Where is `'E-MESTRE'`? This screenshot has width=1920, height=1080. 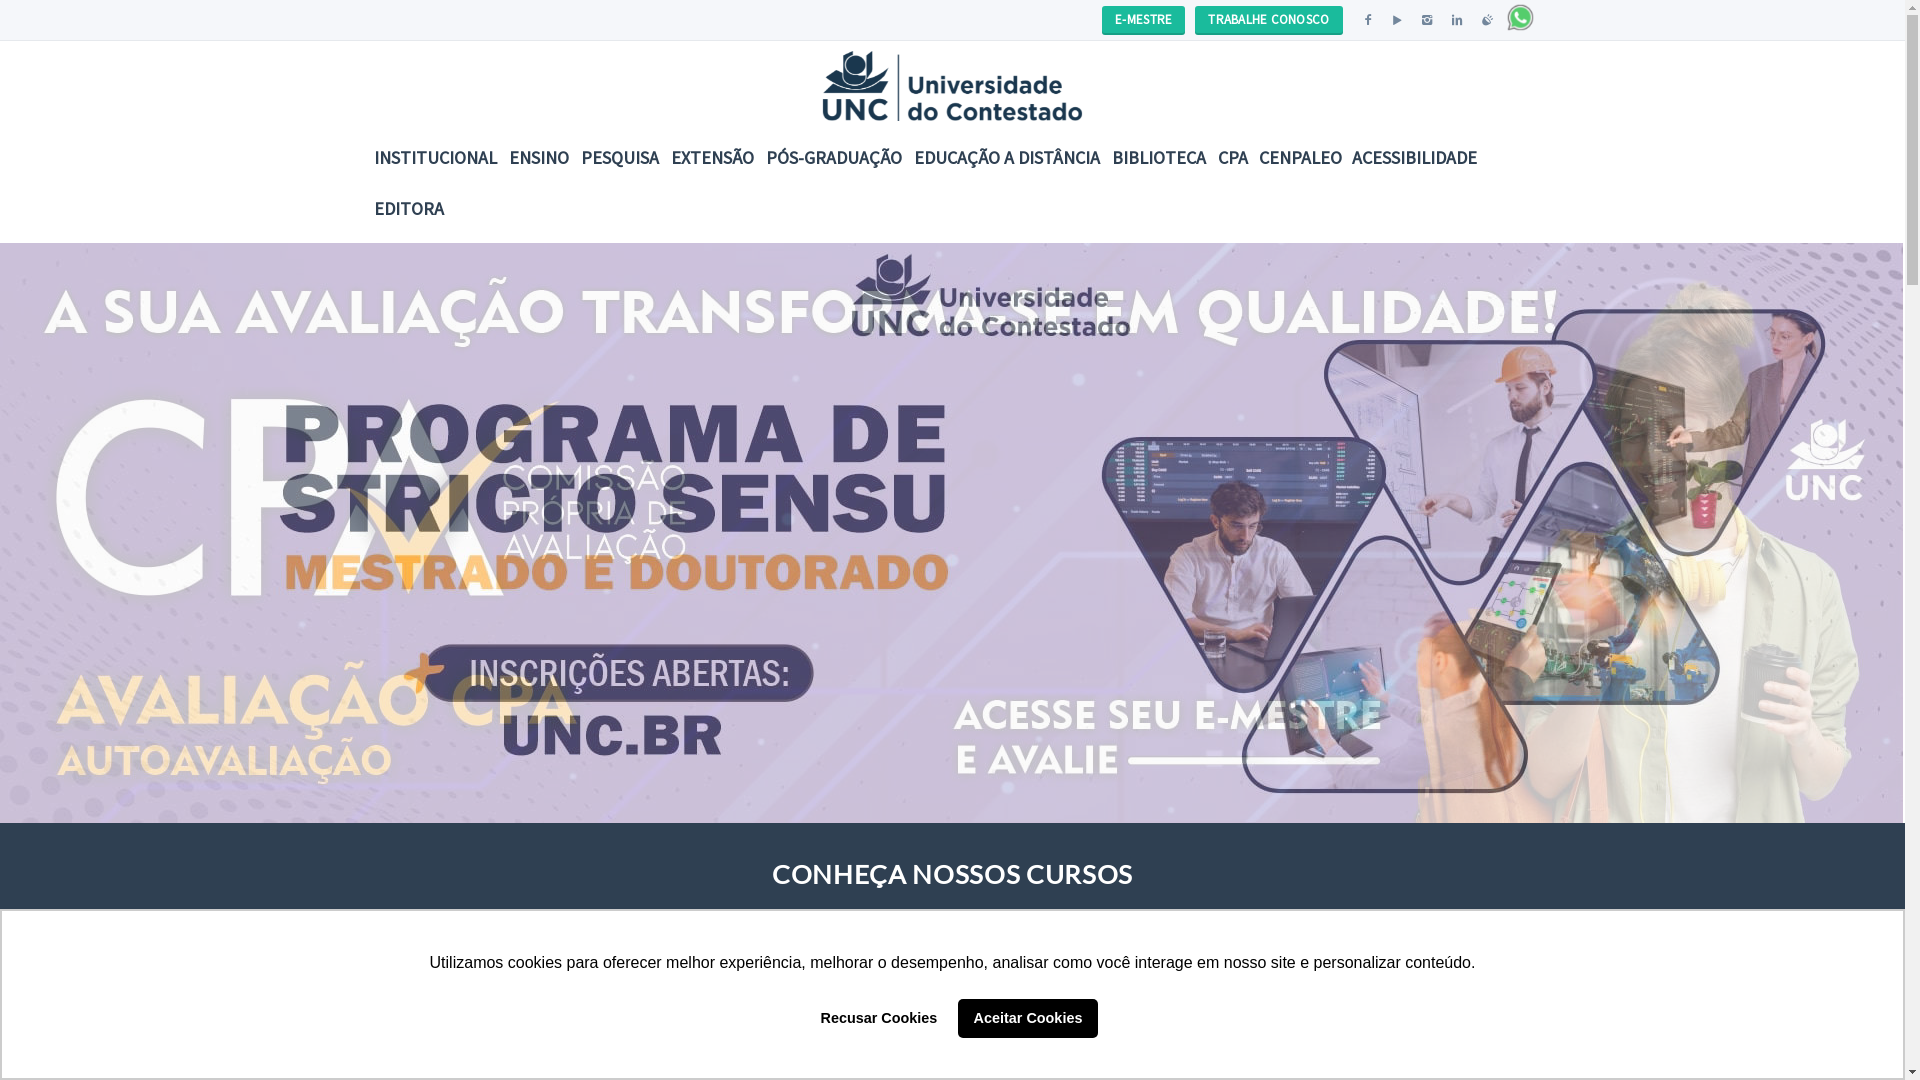 'E-MESTRE' is located at coordinates (1101, 19).